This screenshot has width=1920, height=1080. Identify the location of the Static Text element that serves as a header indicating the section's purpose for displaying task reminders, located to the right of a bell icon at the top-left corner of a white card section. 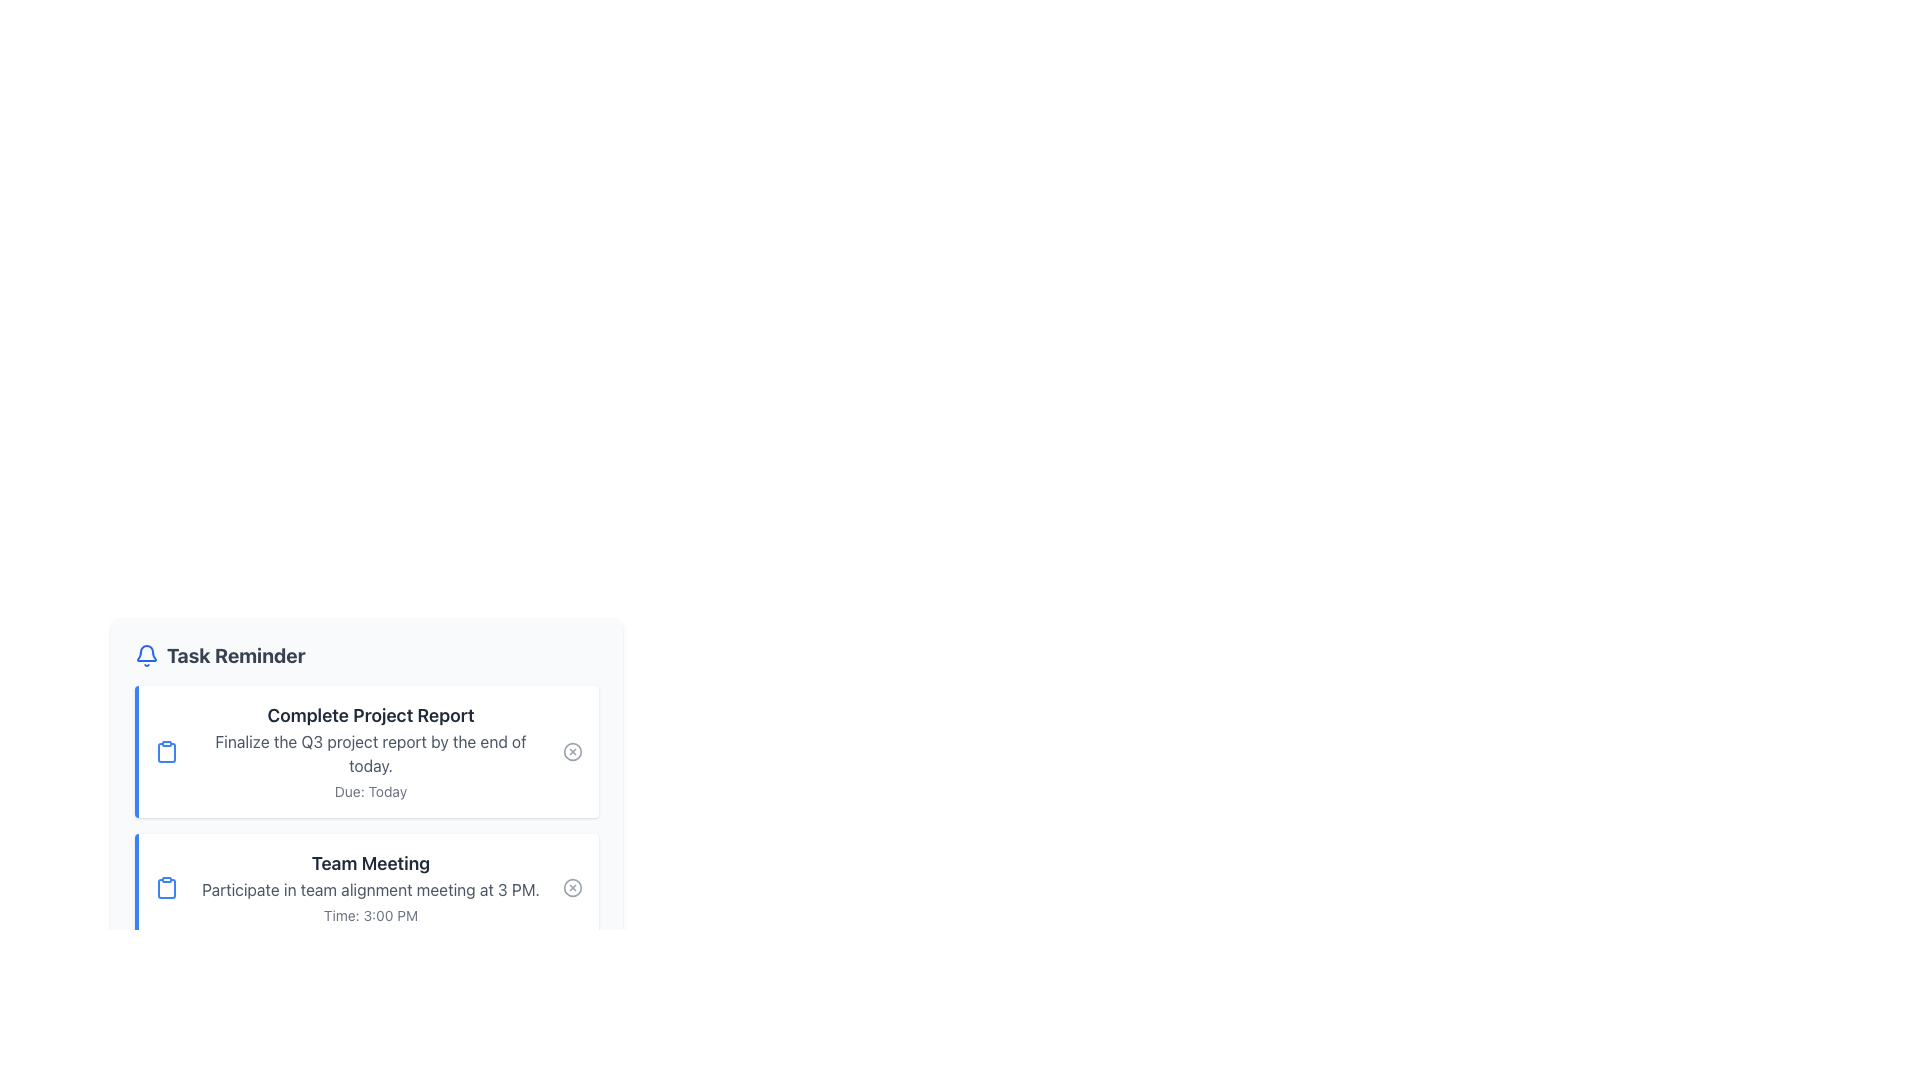
(236, 655).